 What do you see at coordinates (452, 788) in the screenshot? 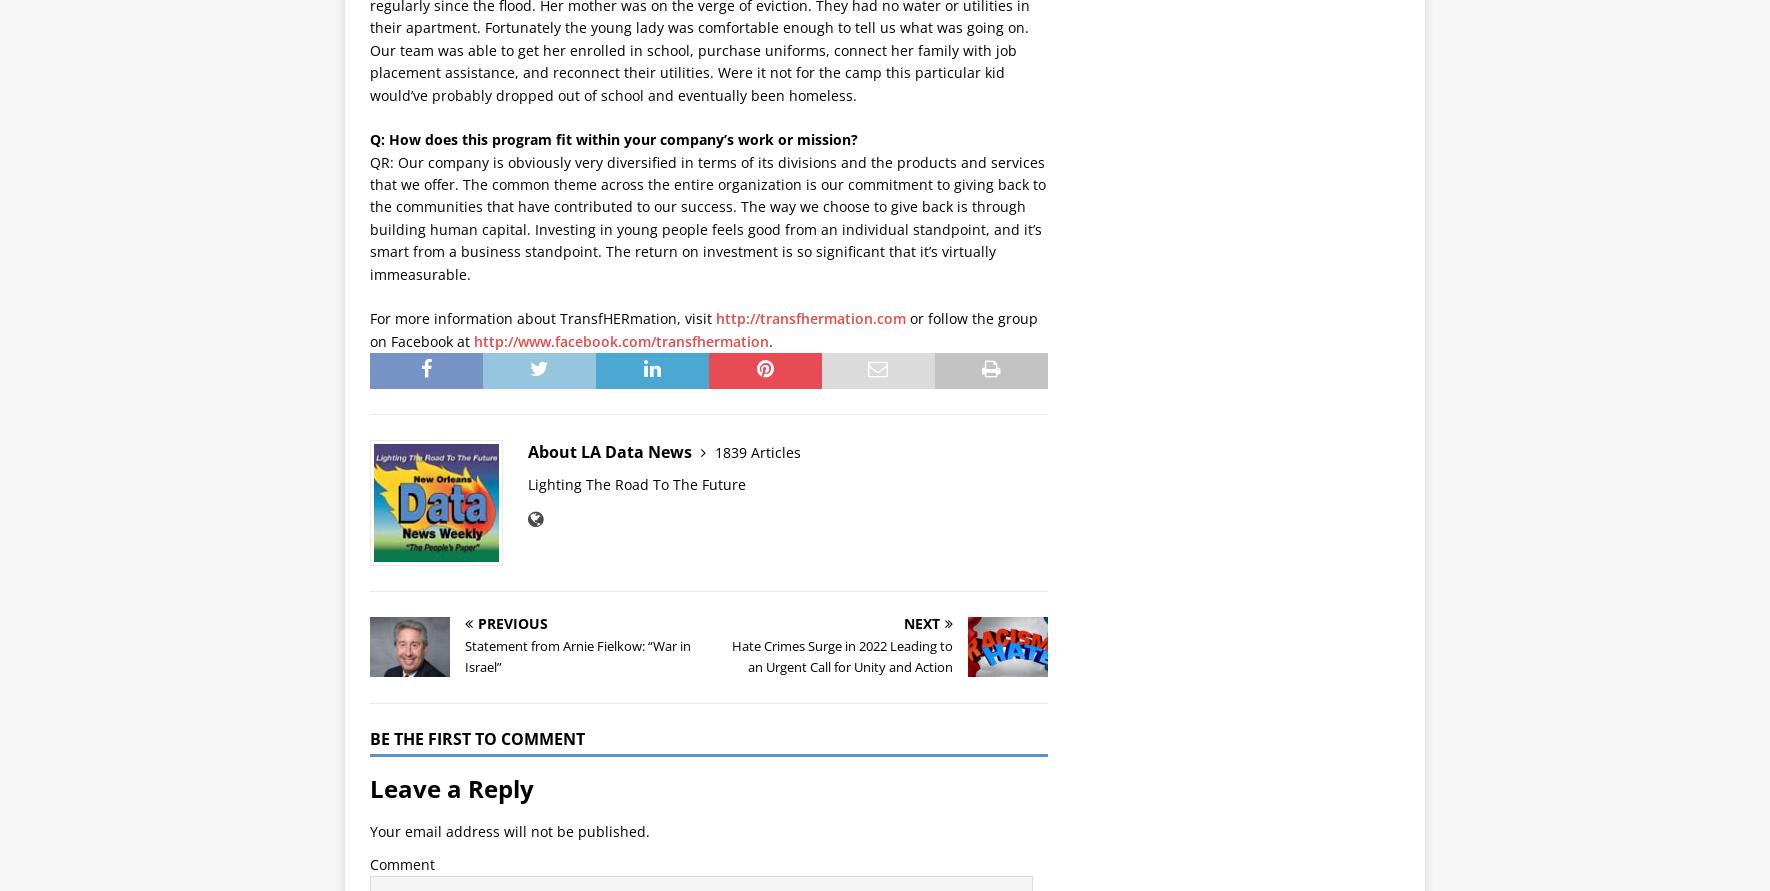
I see `'Leave a Reply'` at bounding box center [452, 788].